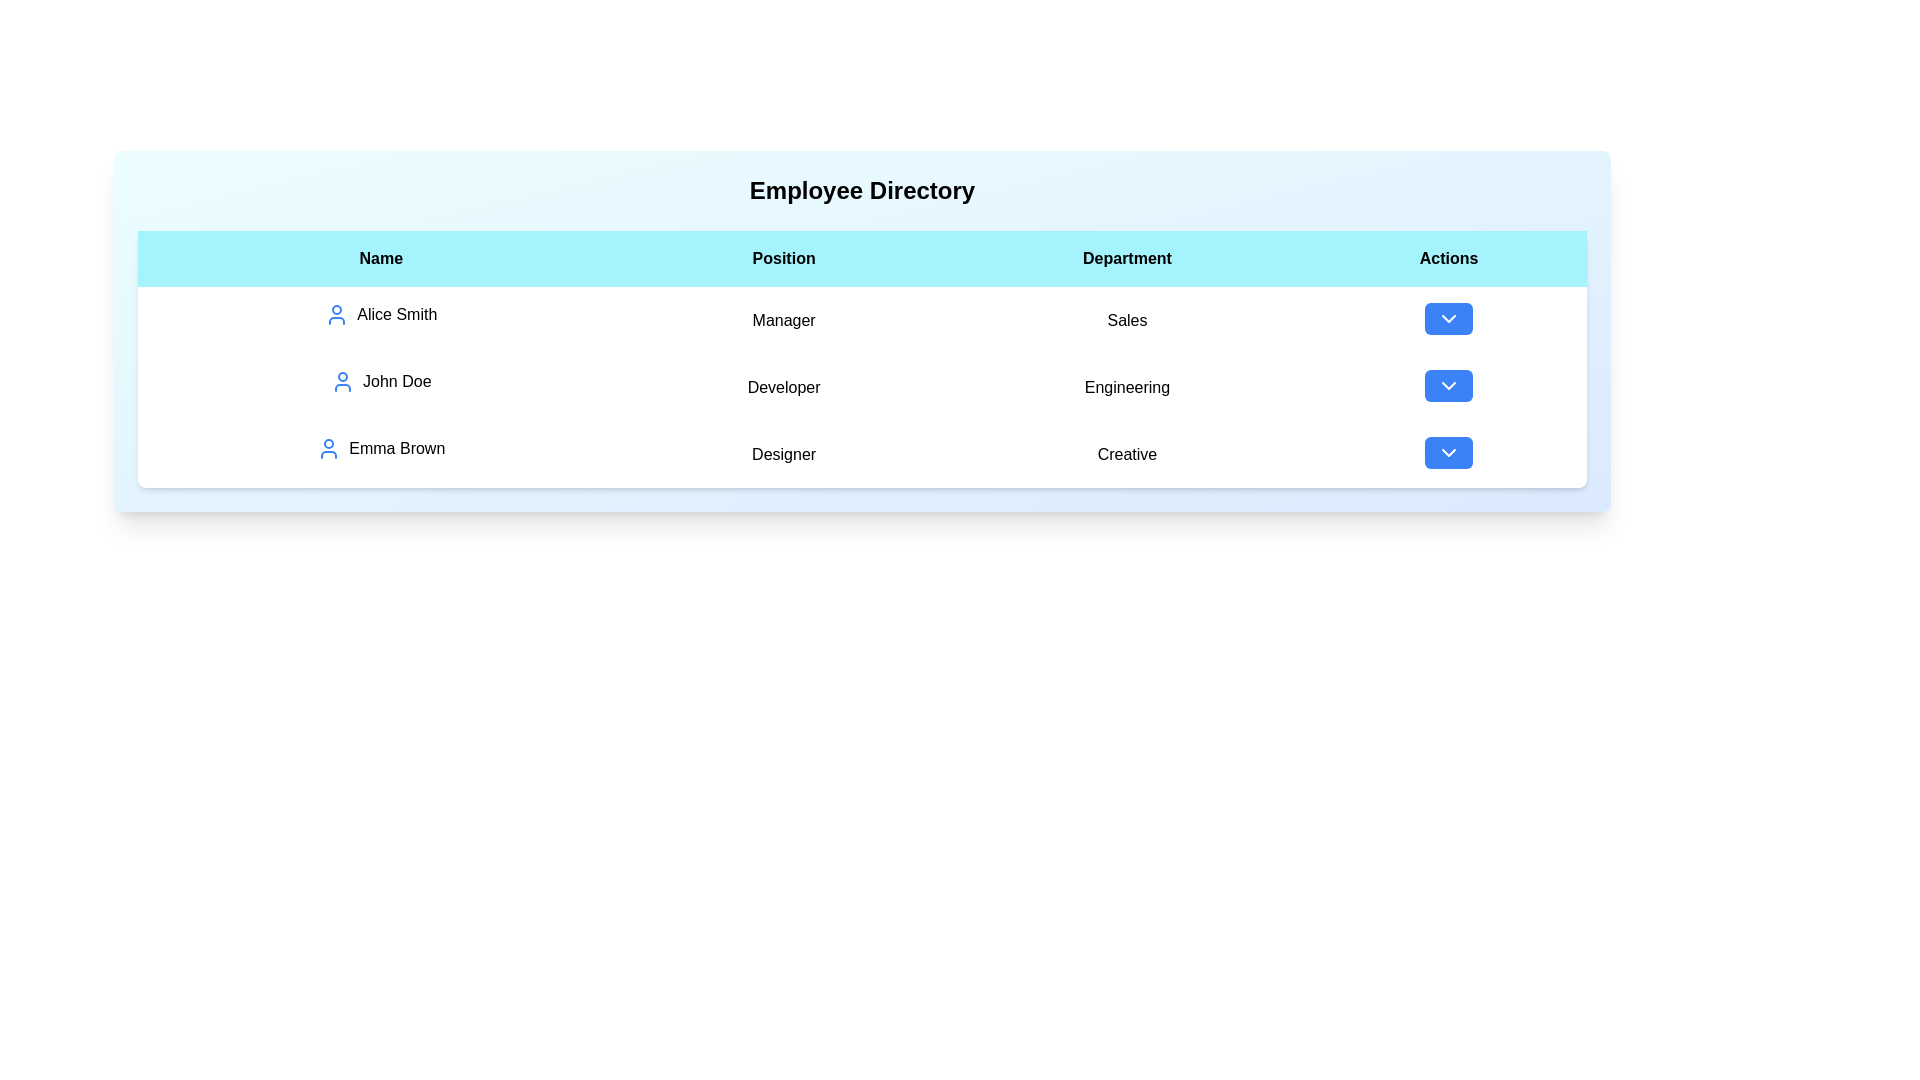  What do you see at coordinates (1449, 257) in the screenshot?
I see `the 'Actions' header label in the table, which is the rightmost among the four headers: 'Name', 'Position', 'Department', and 'Actions'` at bounding box center [1449, 257].